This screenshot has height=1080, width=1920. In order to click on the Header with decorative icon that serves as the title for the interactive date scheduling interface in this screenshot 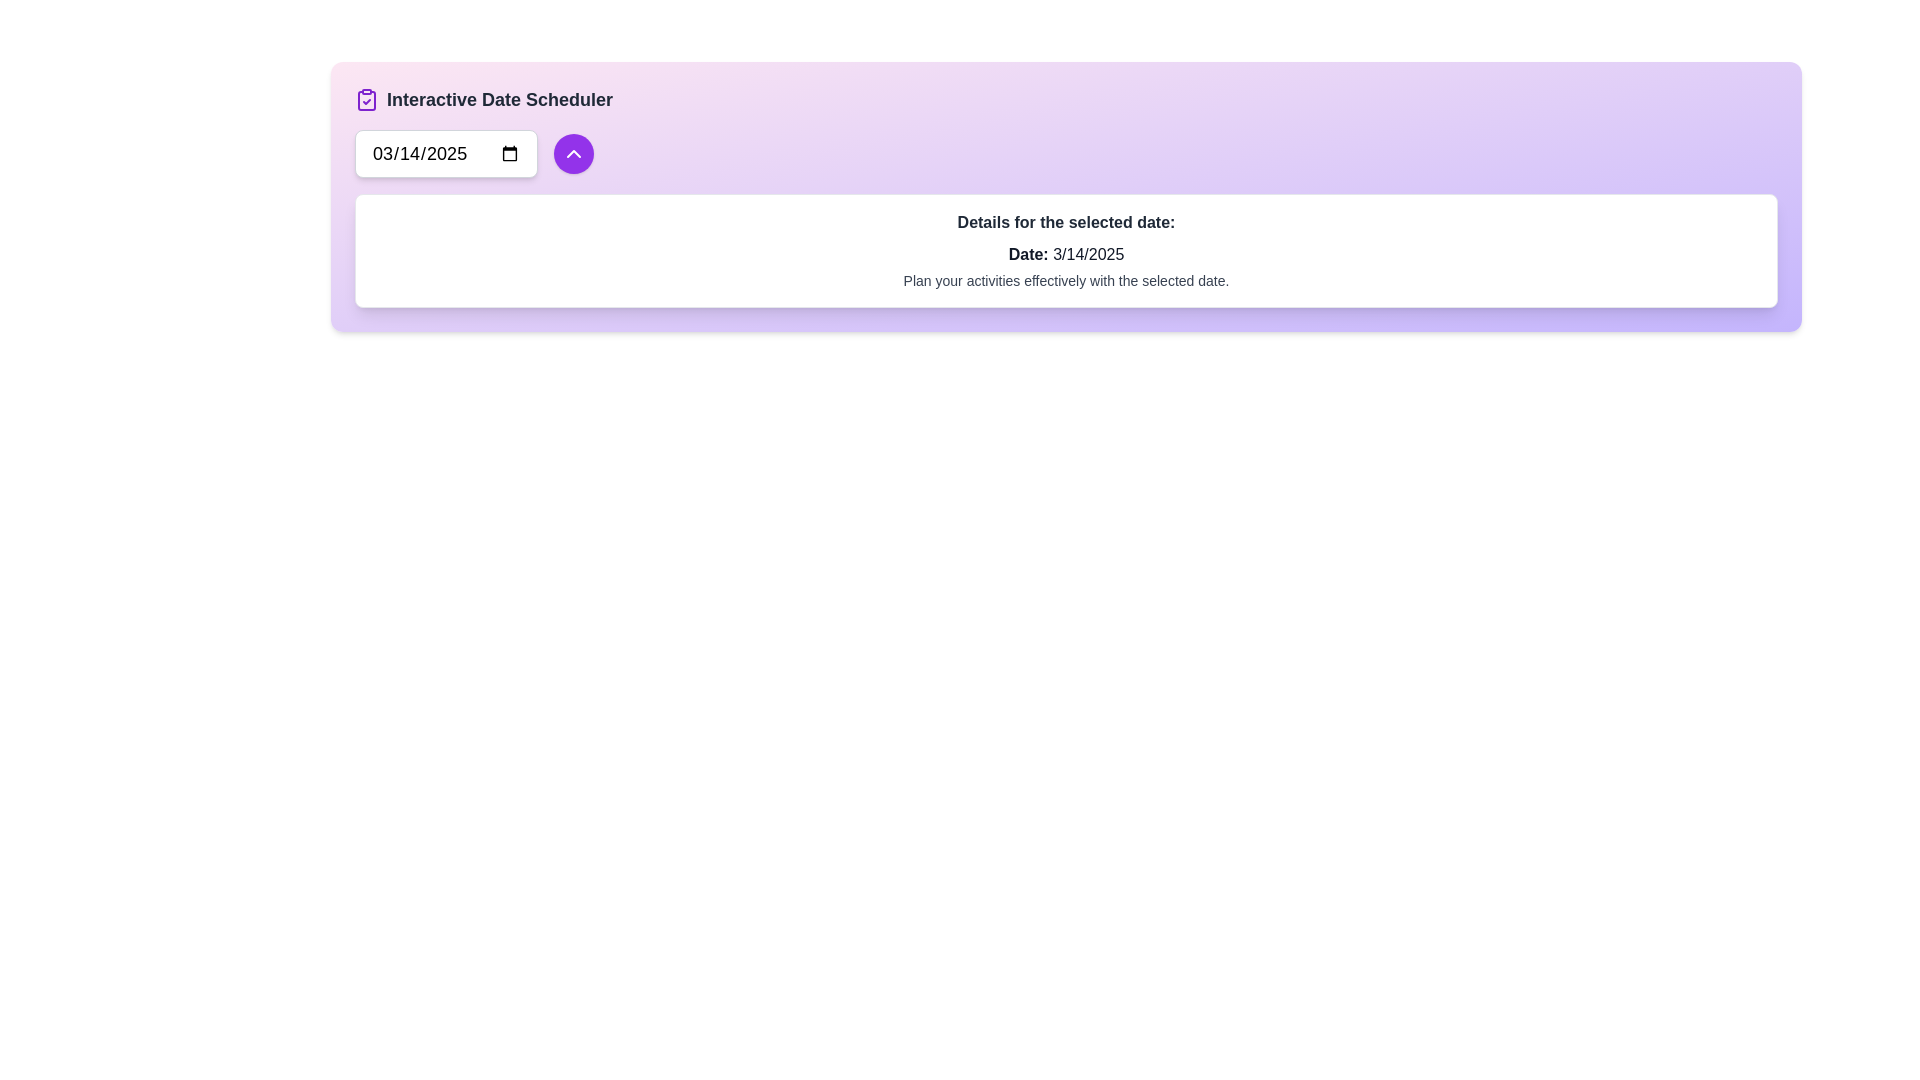, I will do `click(1065, 100)`.